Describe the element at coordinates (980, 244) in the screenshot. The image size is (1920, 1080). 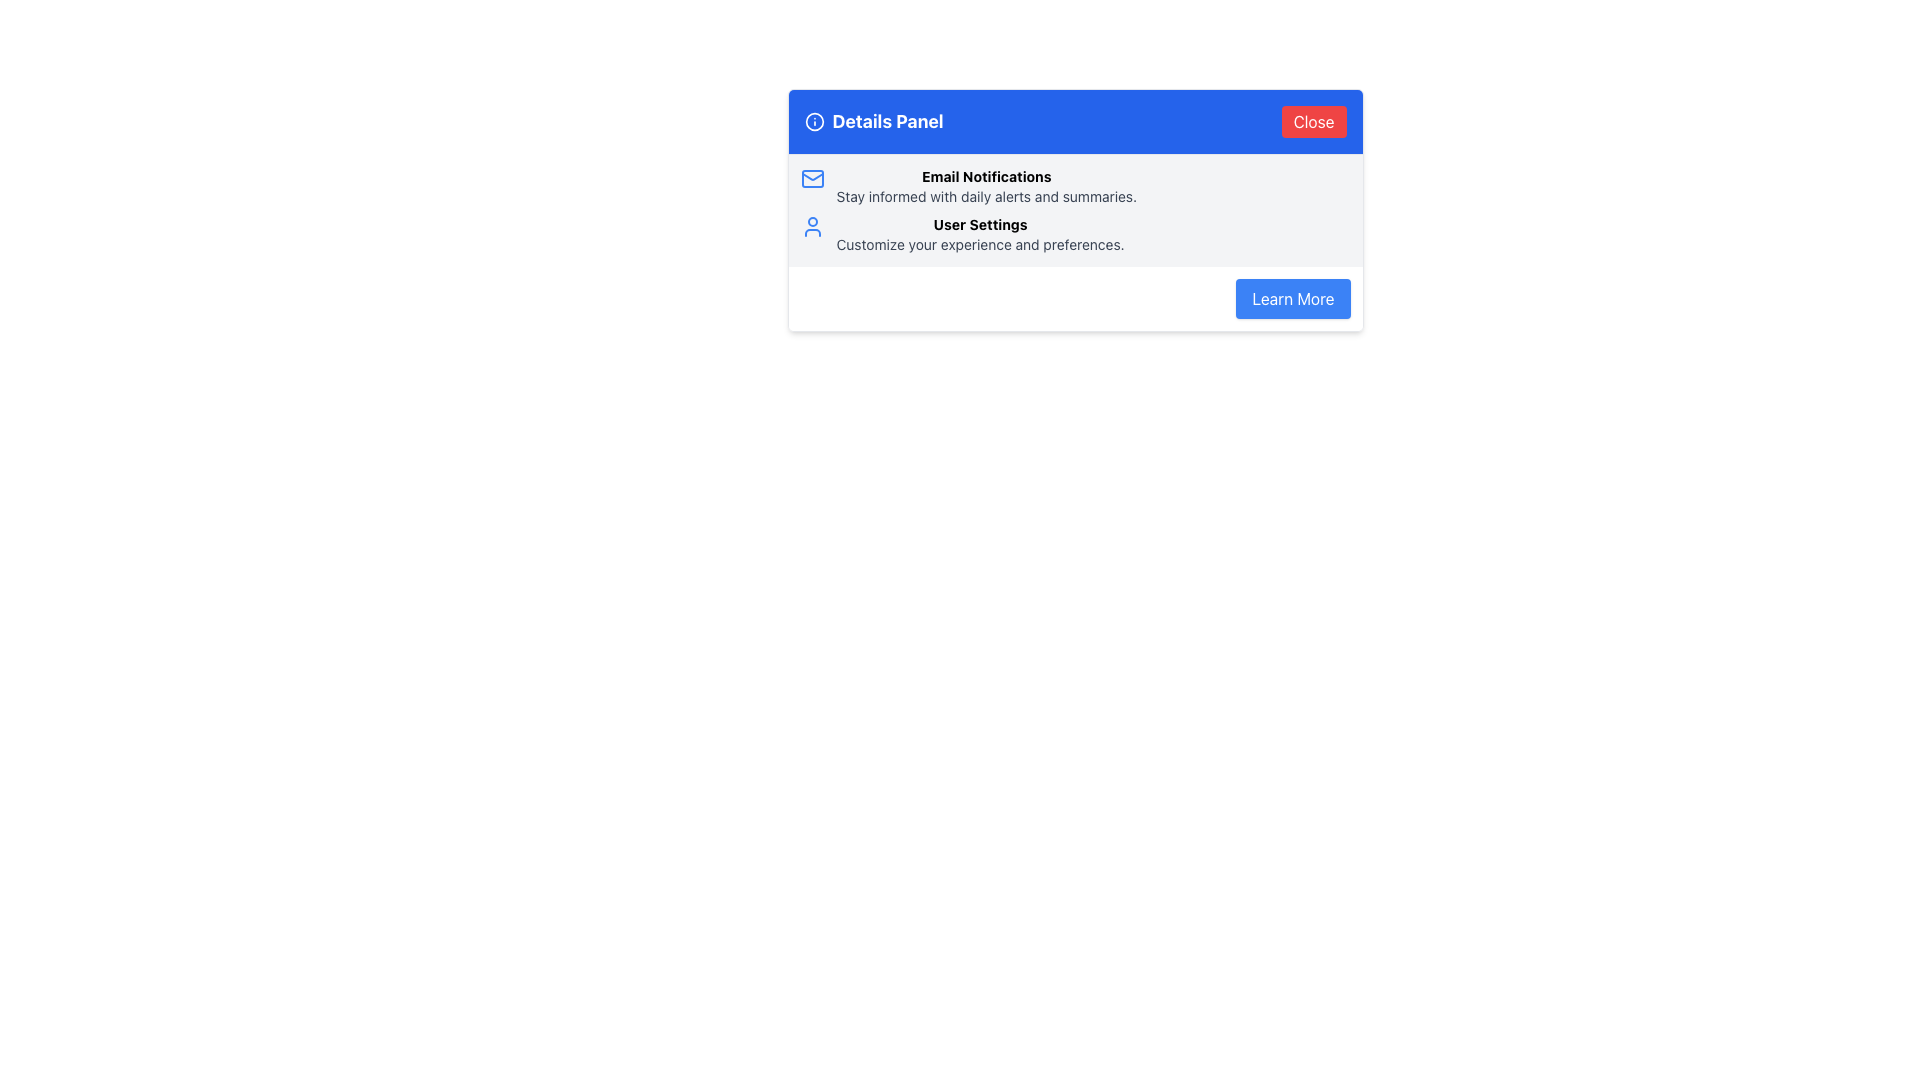
I see `the text label that reads 'Customize your experience and preferences.' located below the 'User Settings' heading` at that location.